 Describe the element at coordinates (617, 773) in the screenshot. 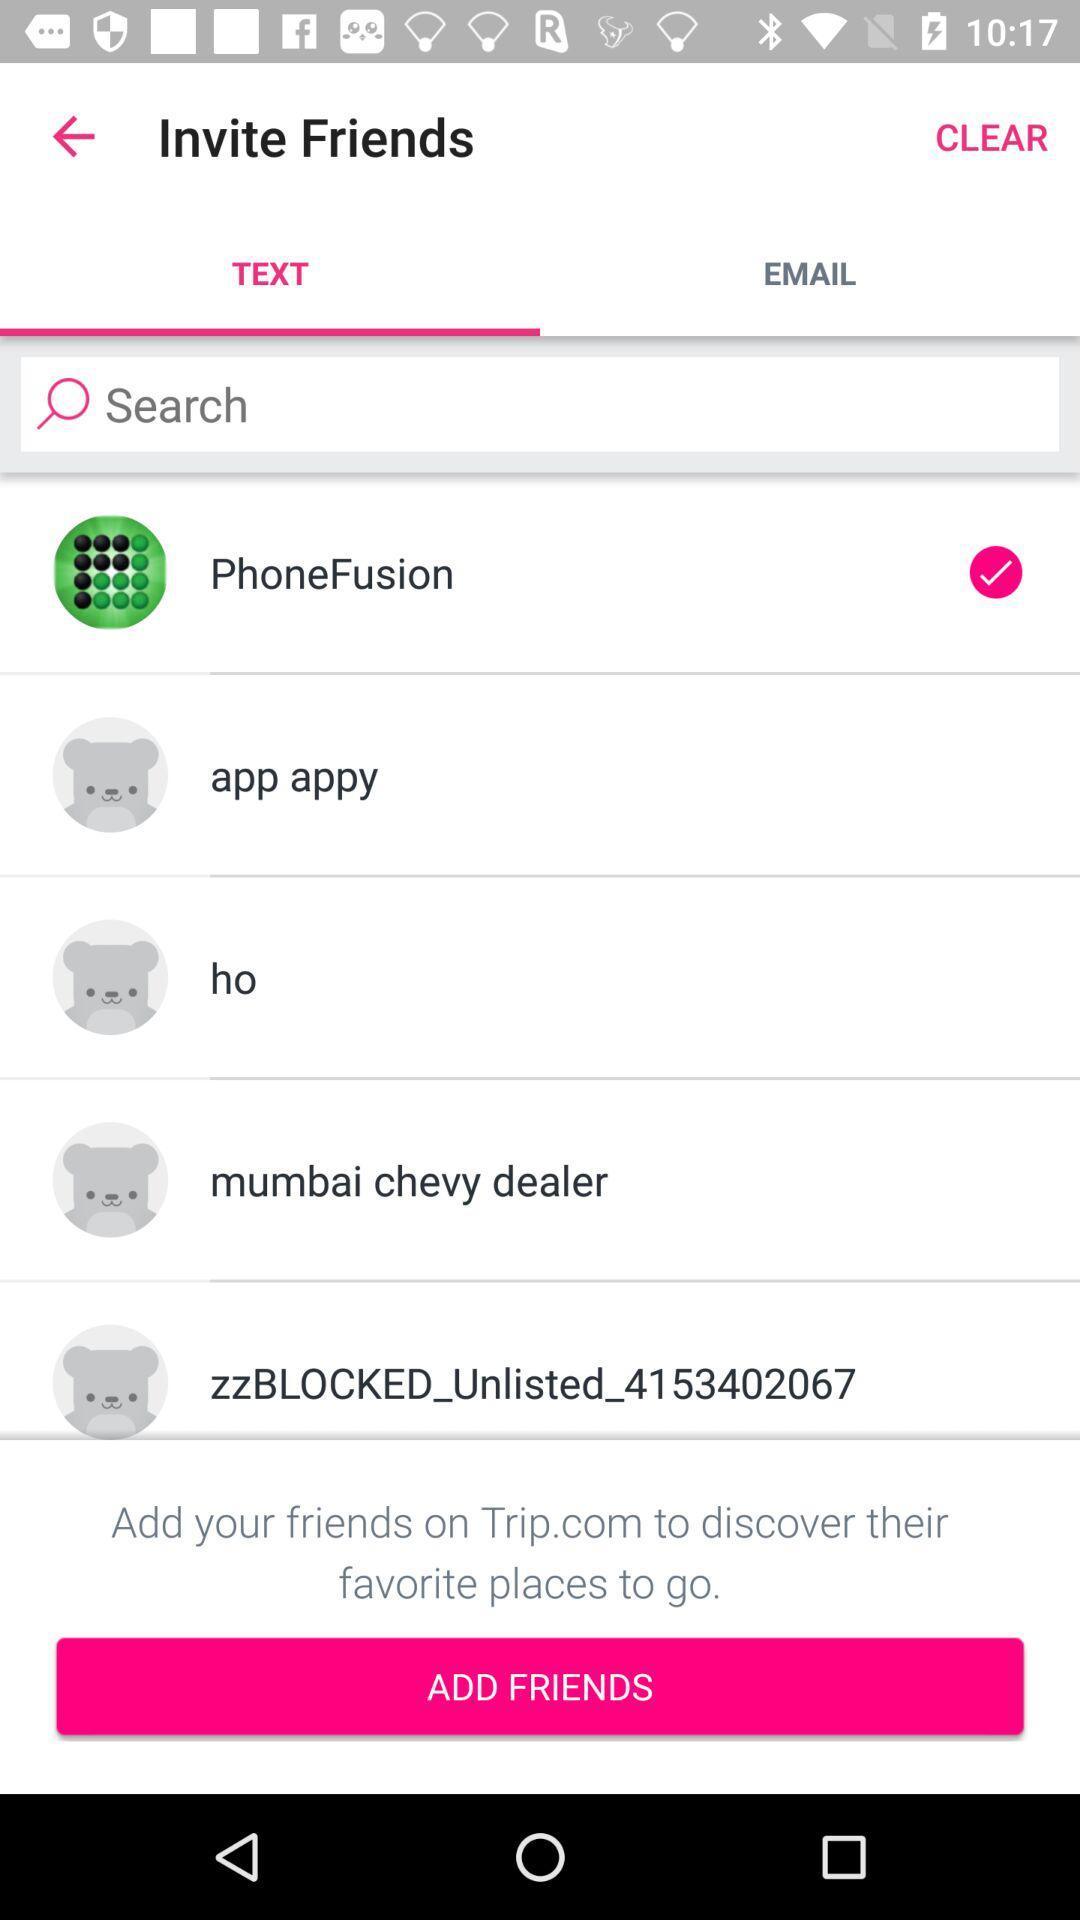

I see `app appy item` at that location.